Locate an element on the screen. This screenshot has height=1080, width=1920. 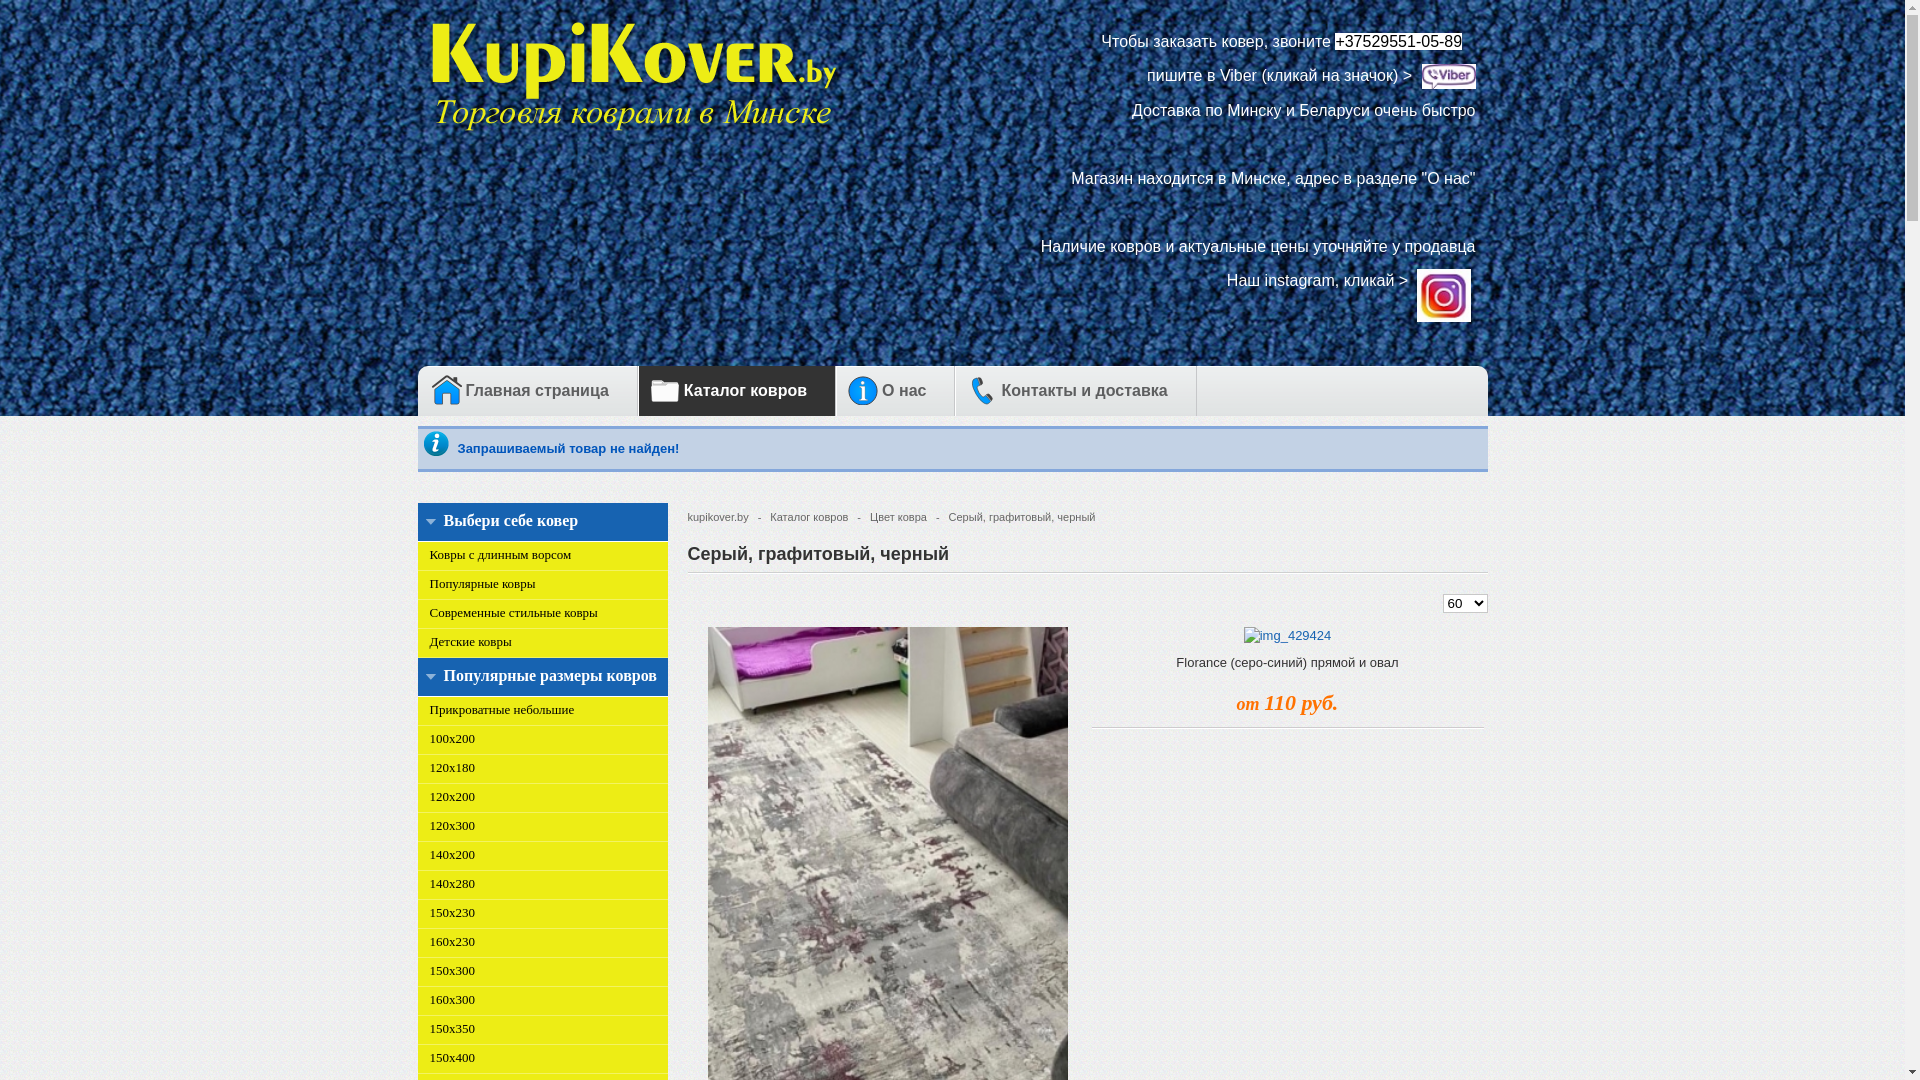
'150x230' is located at coordinates (451, 911).